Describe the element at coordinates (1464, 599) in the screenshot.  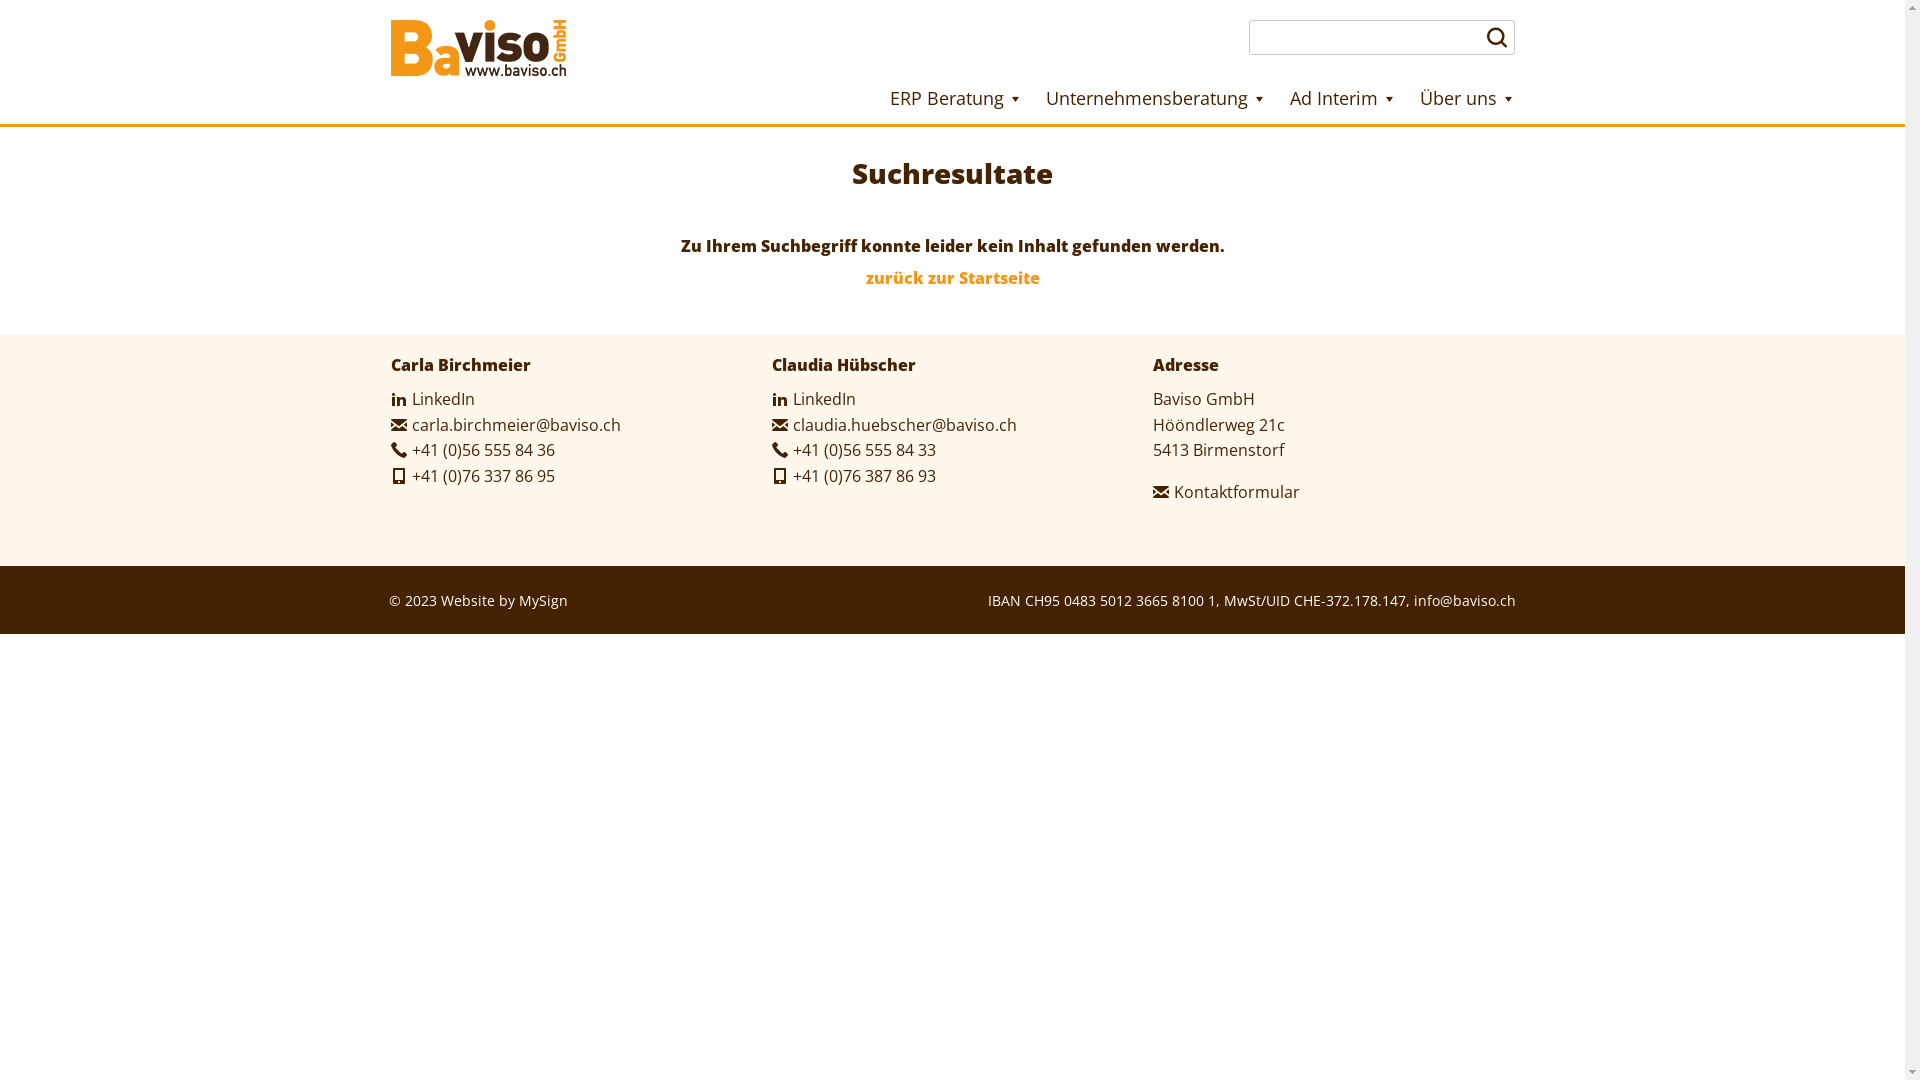
I see `'info@baviso.ch'` at that location.